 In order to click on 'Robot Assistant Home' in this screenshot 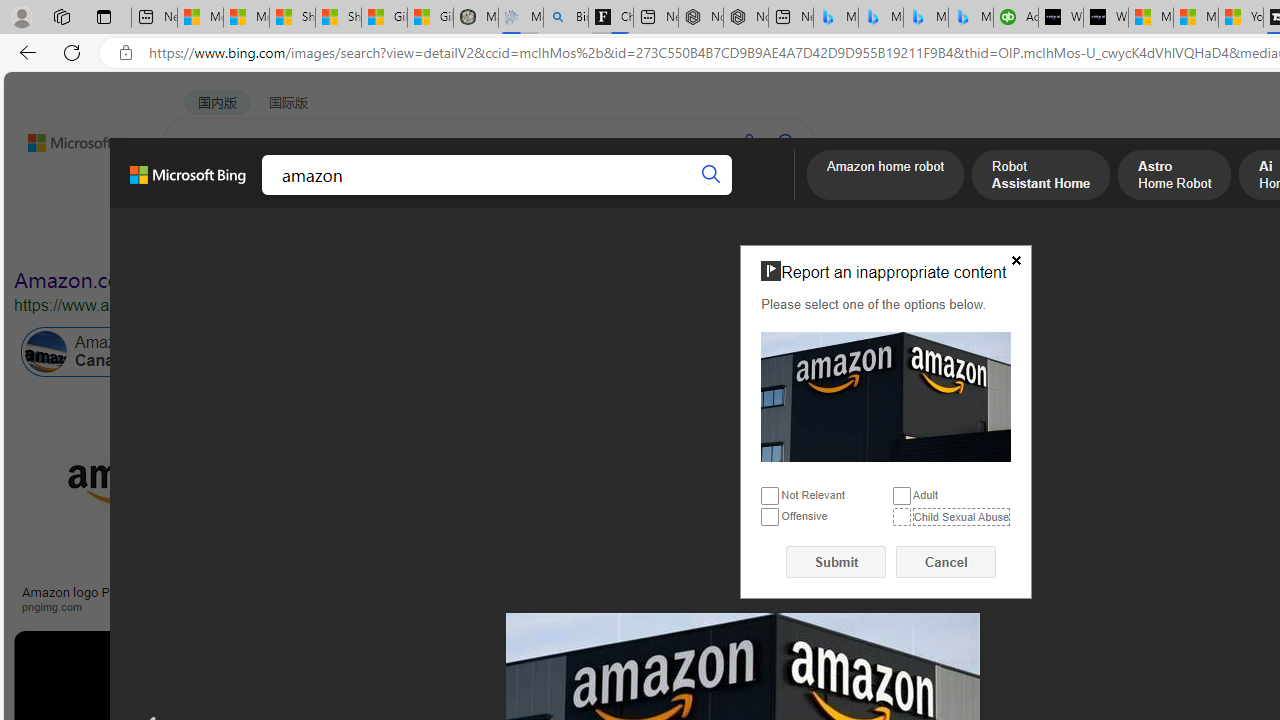, I will do `click(1040, 176)`.